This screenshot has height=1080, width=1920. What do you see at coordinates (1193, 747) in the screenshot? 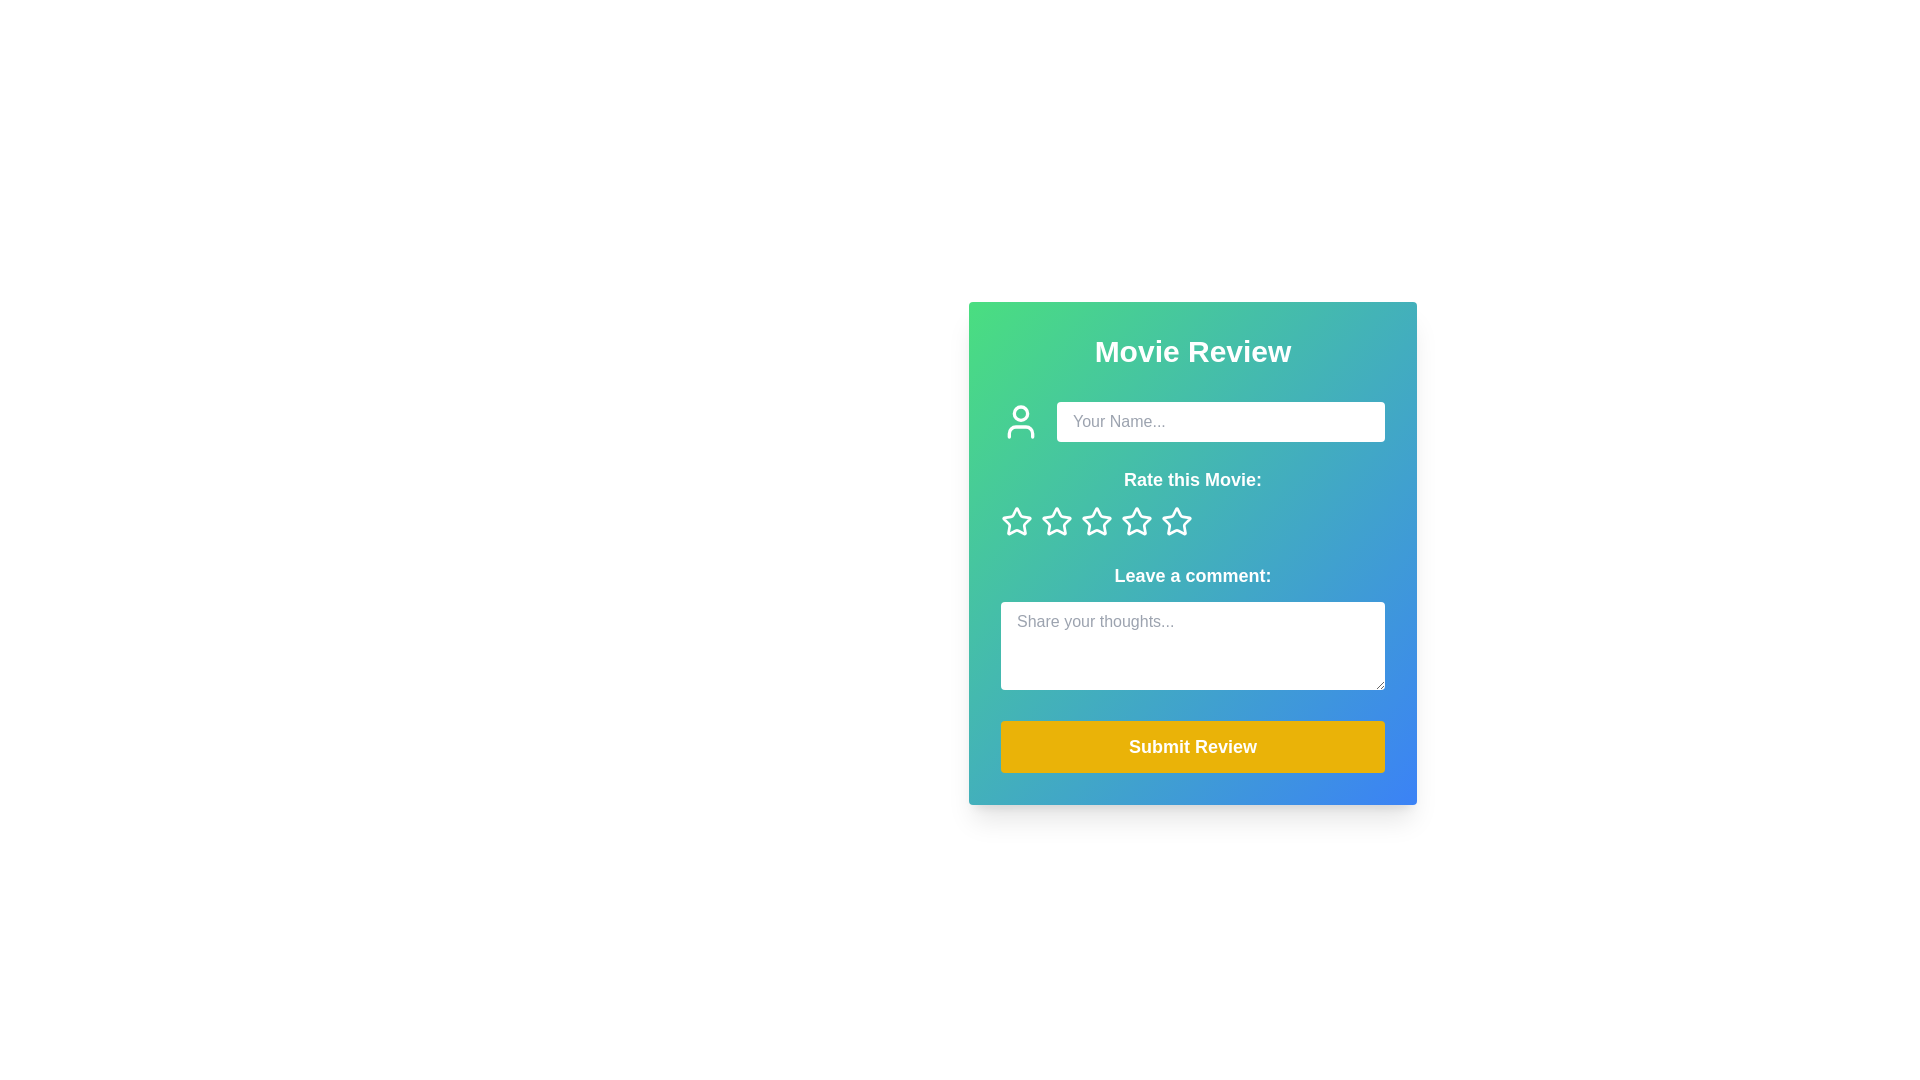
I see `the submit button located at the bottom section of the review card interface` at bounding box center [1193, 747].